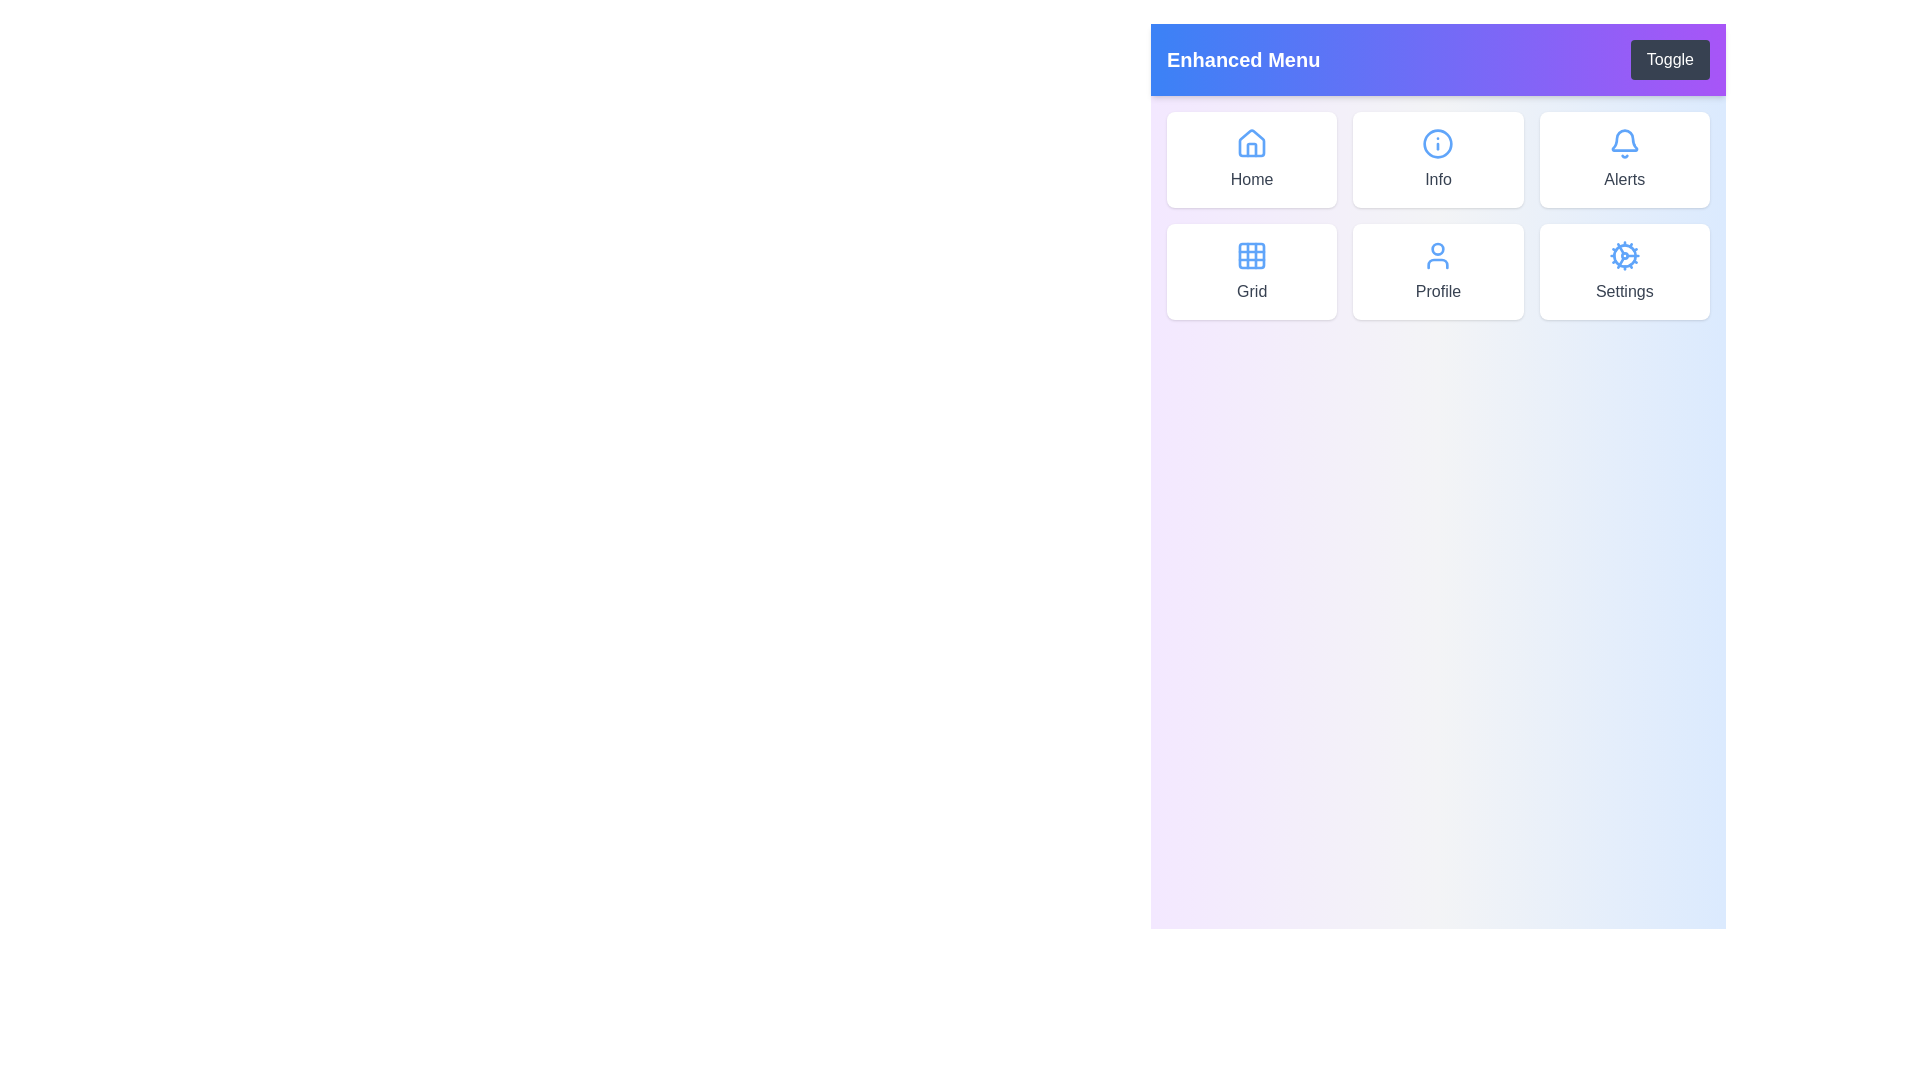 This screenshot has width=1920, height=1080. I want to click on the menu item labeled Settings, so click(1623, 272).